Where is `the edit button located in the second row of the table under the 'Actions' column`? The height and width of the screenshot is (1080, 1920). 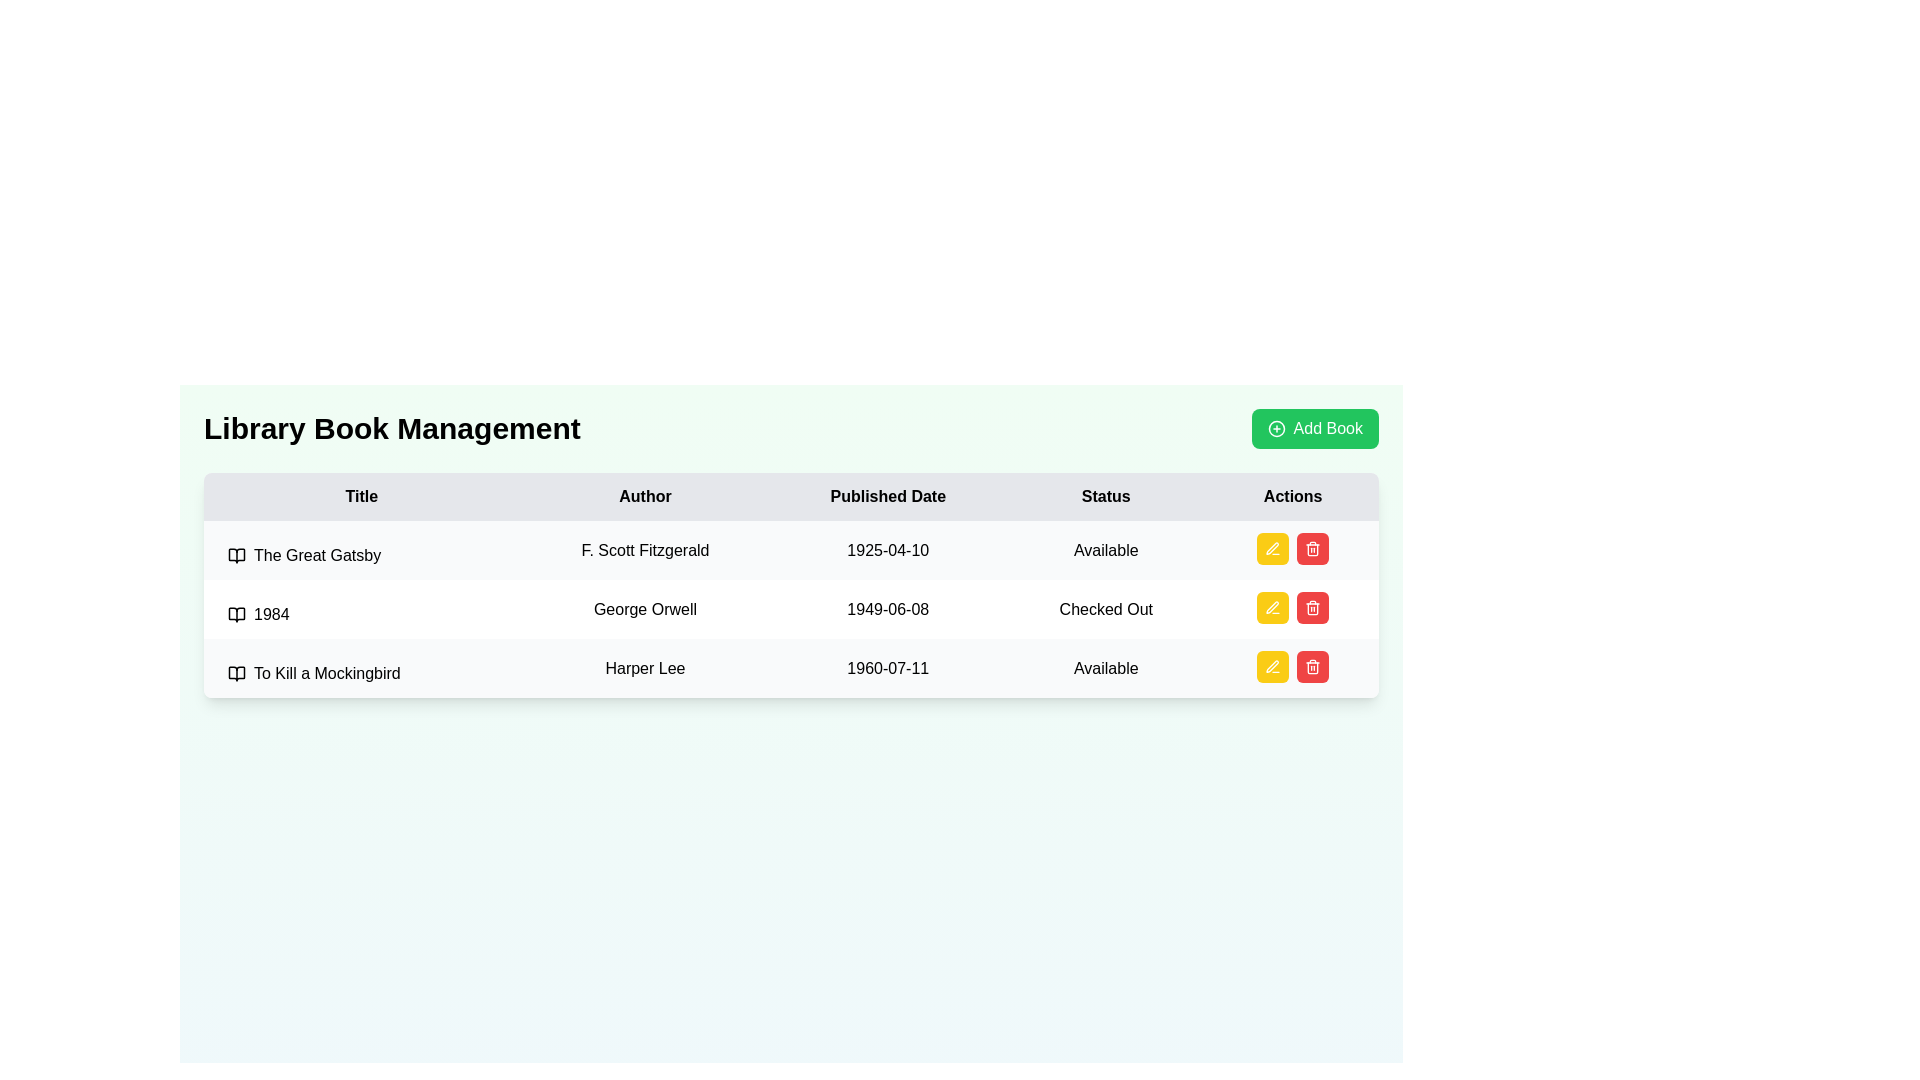 the edit button located in the second row of the table under the 'Actions' column is located at coordinates (1272, 607).